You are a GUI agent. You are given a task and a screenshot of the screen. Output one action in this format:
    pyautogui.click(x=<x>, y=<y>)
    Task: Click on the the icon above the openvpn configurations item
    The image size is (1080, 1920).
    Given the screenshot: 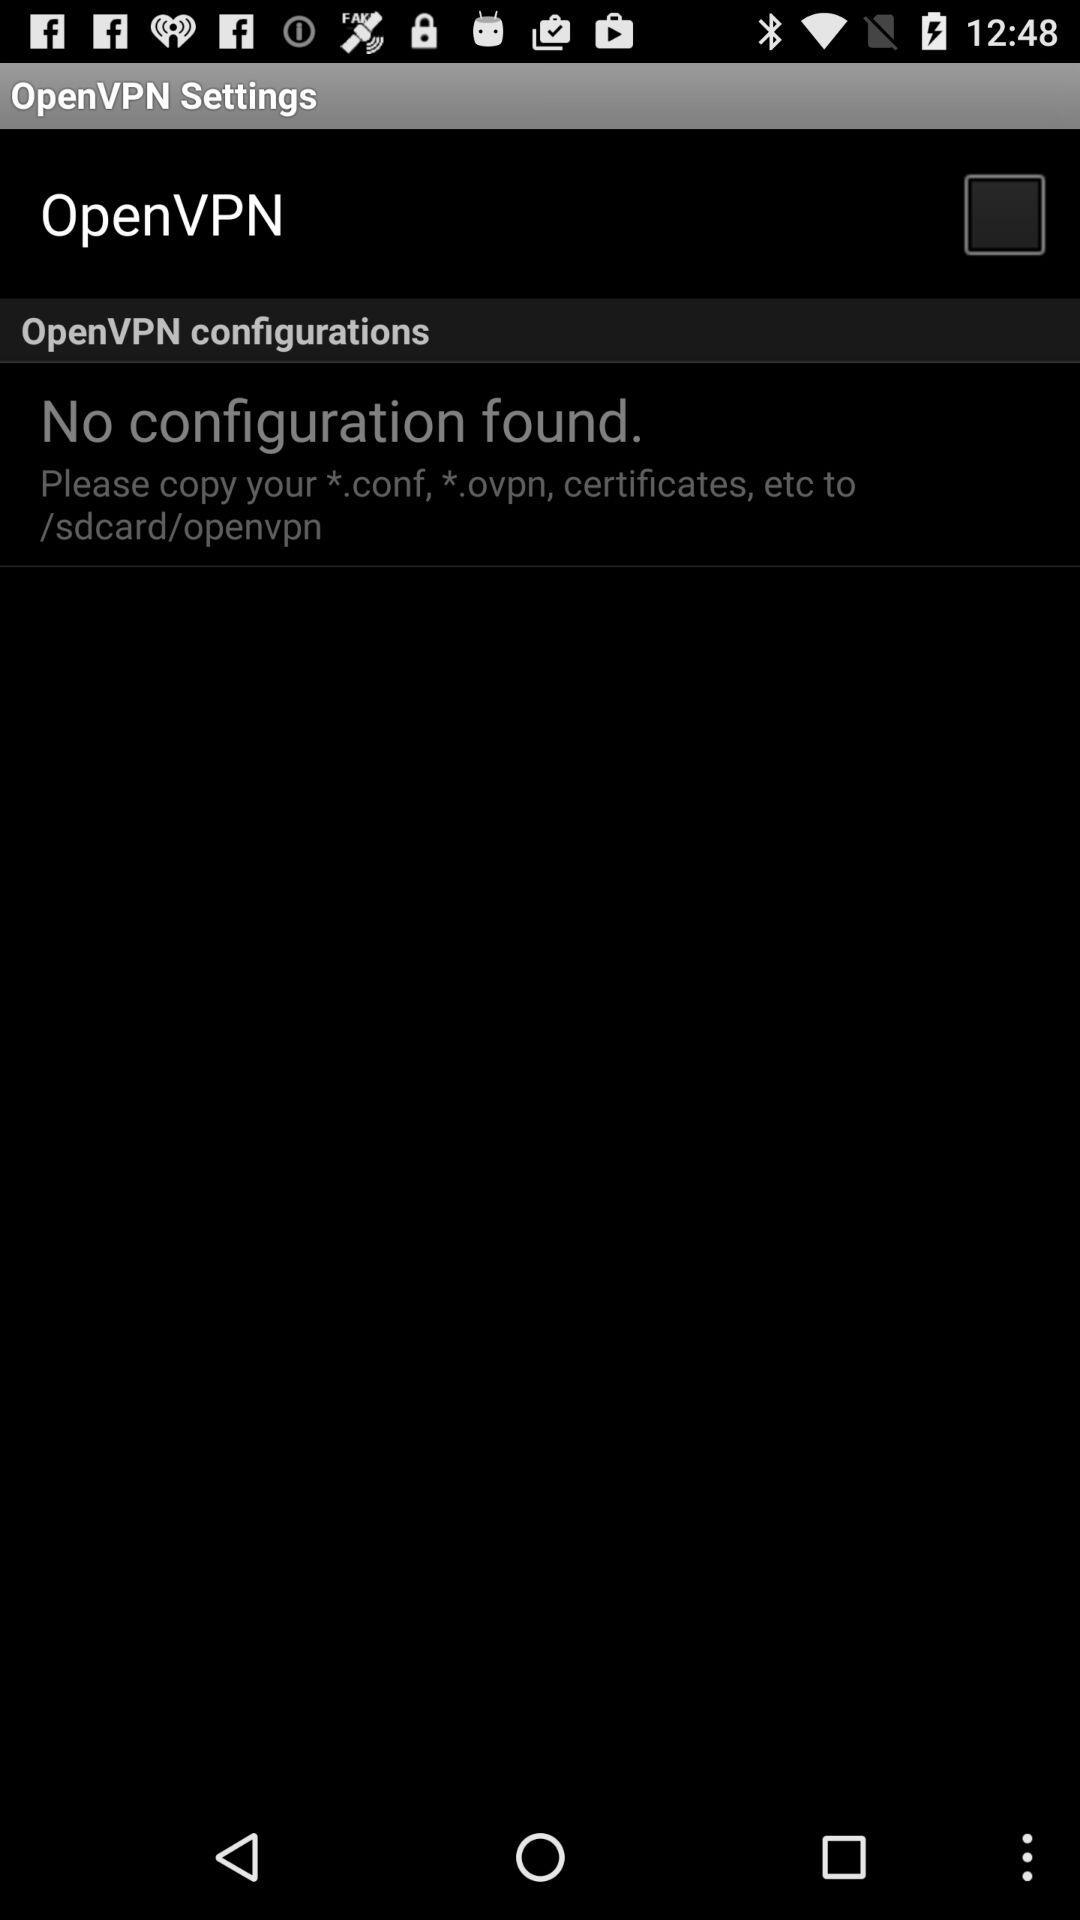 What is the action you would take?
    pyautogui.click(x=1003, y=212)
    